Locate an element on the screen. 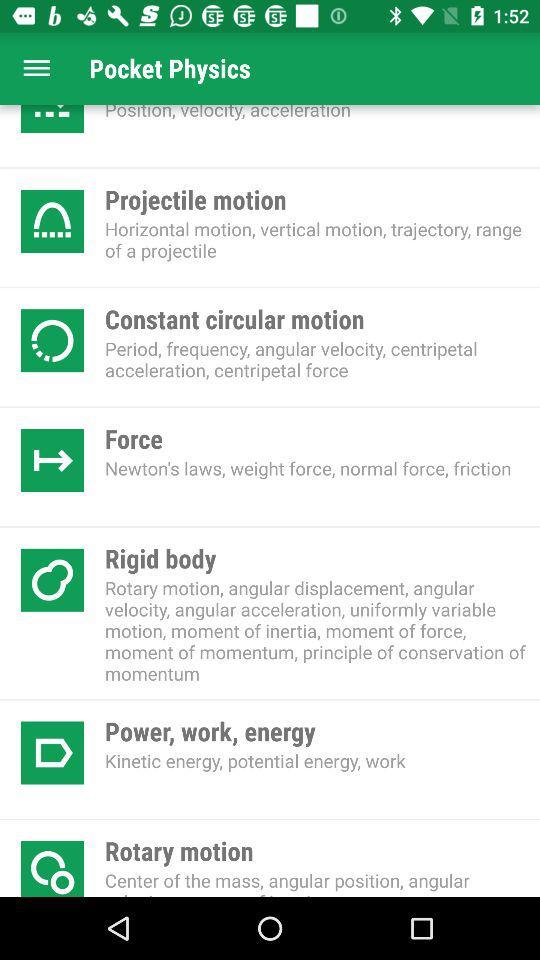 The width and height of the screenshot is (540, 960). the item next to pocket physics icon is located at coordinates (36, 68).